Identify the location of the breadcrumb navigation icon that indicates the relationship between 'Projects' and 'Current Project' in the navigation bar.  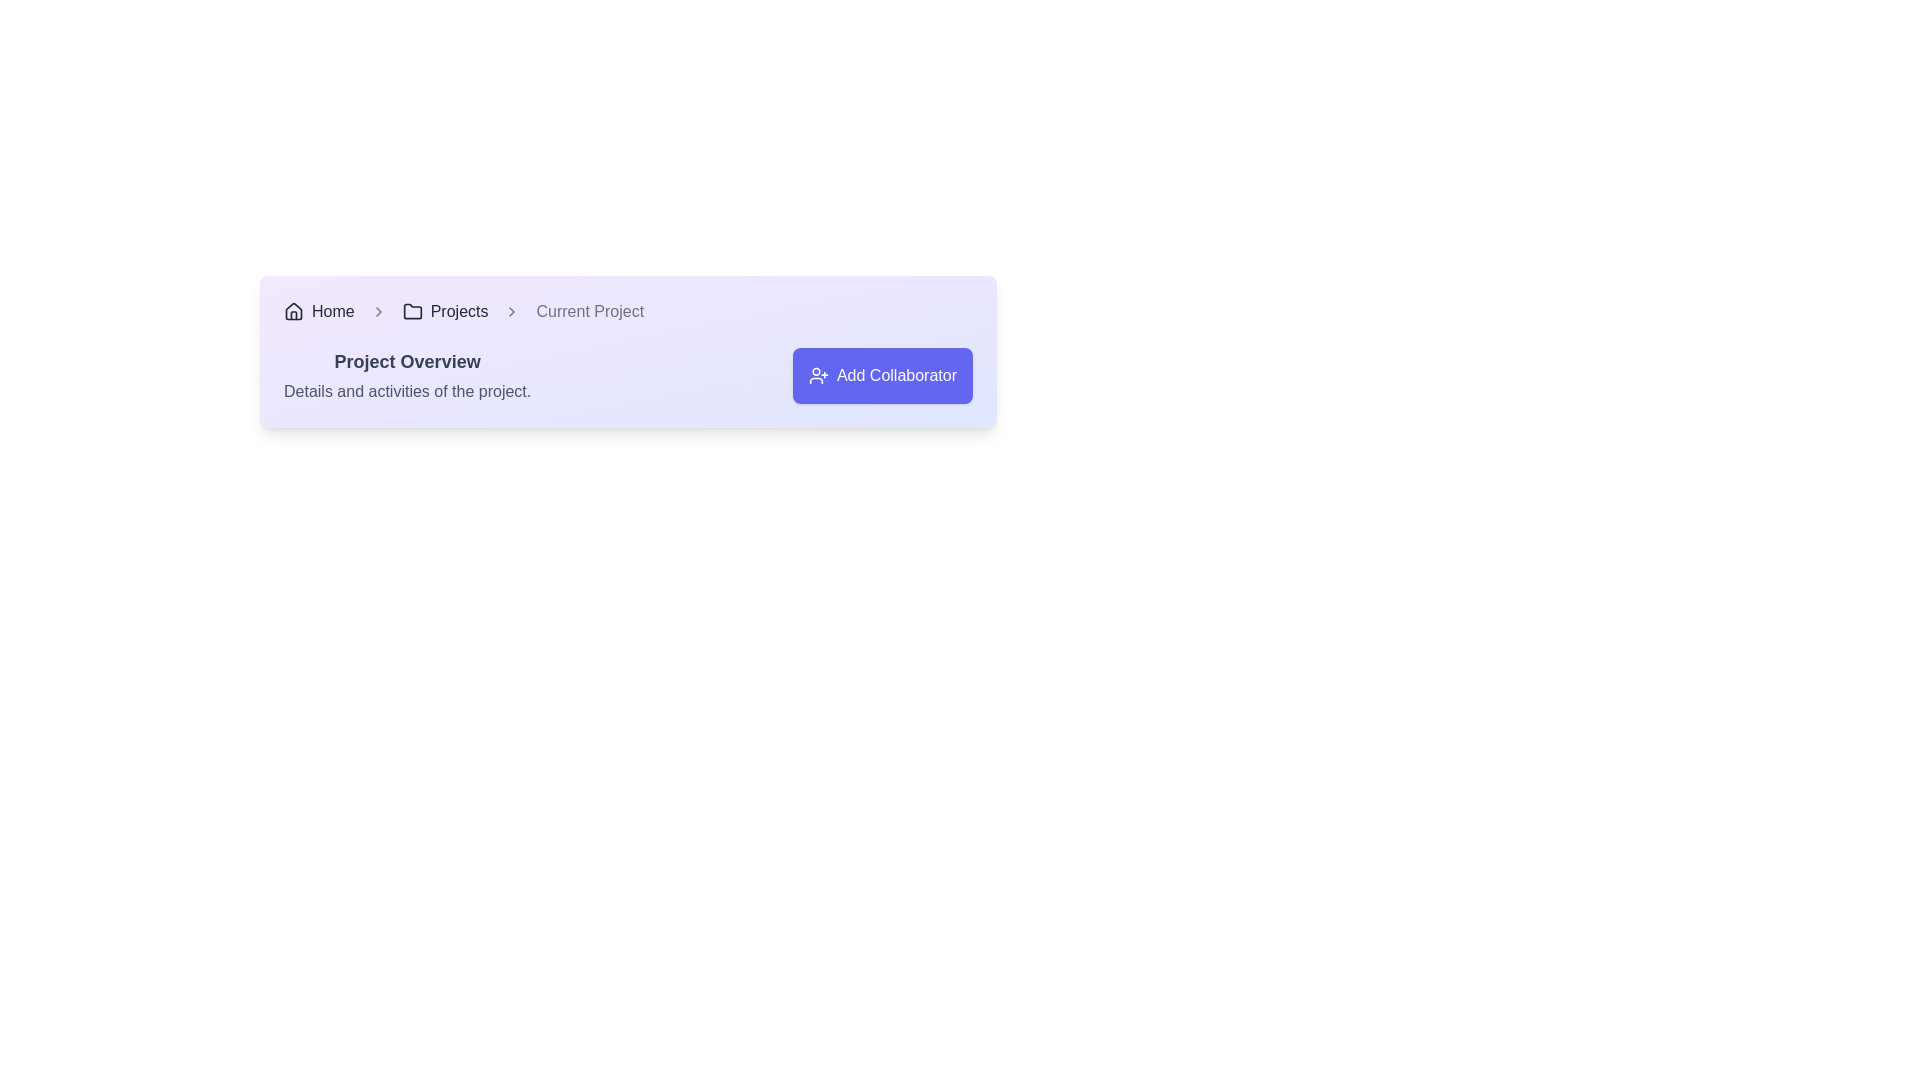
(512, 312).